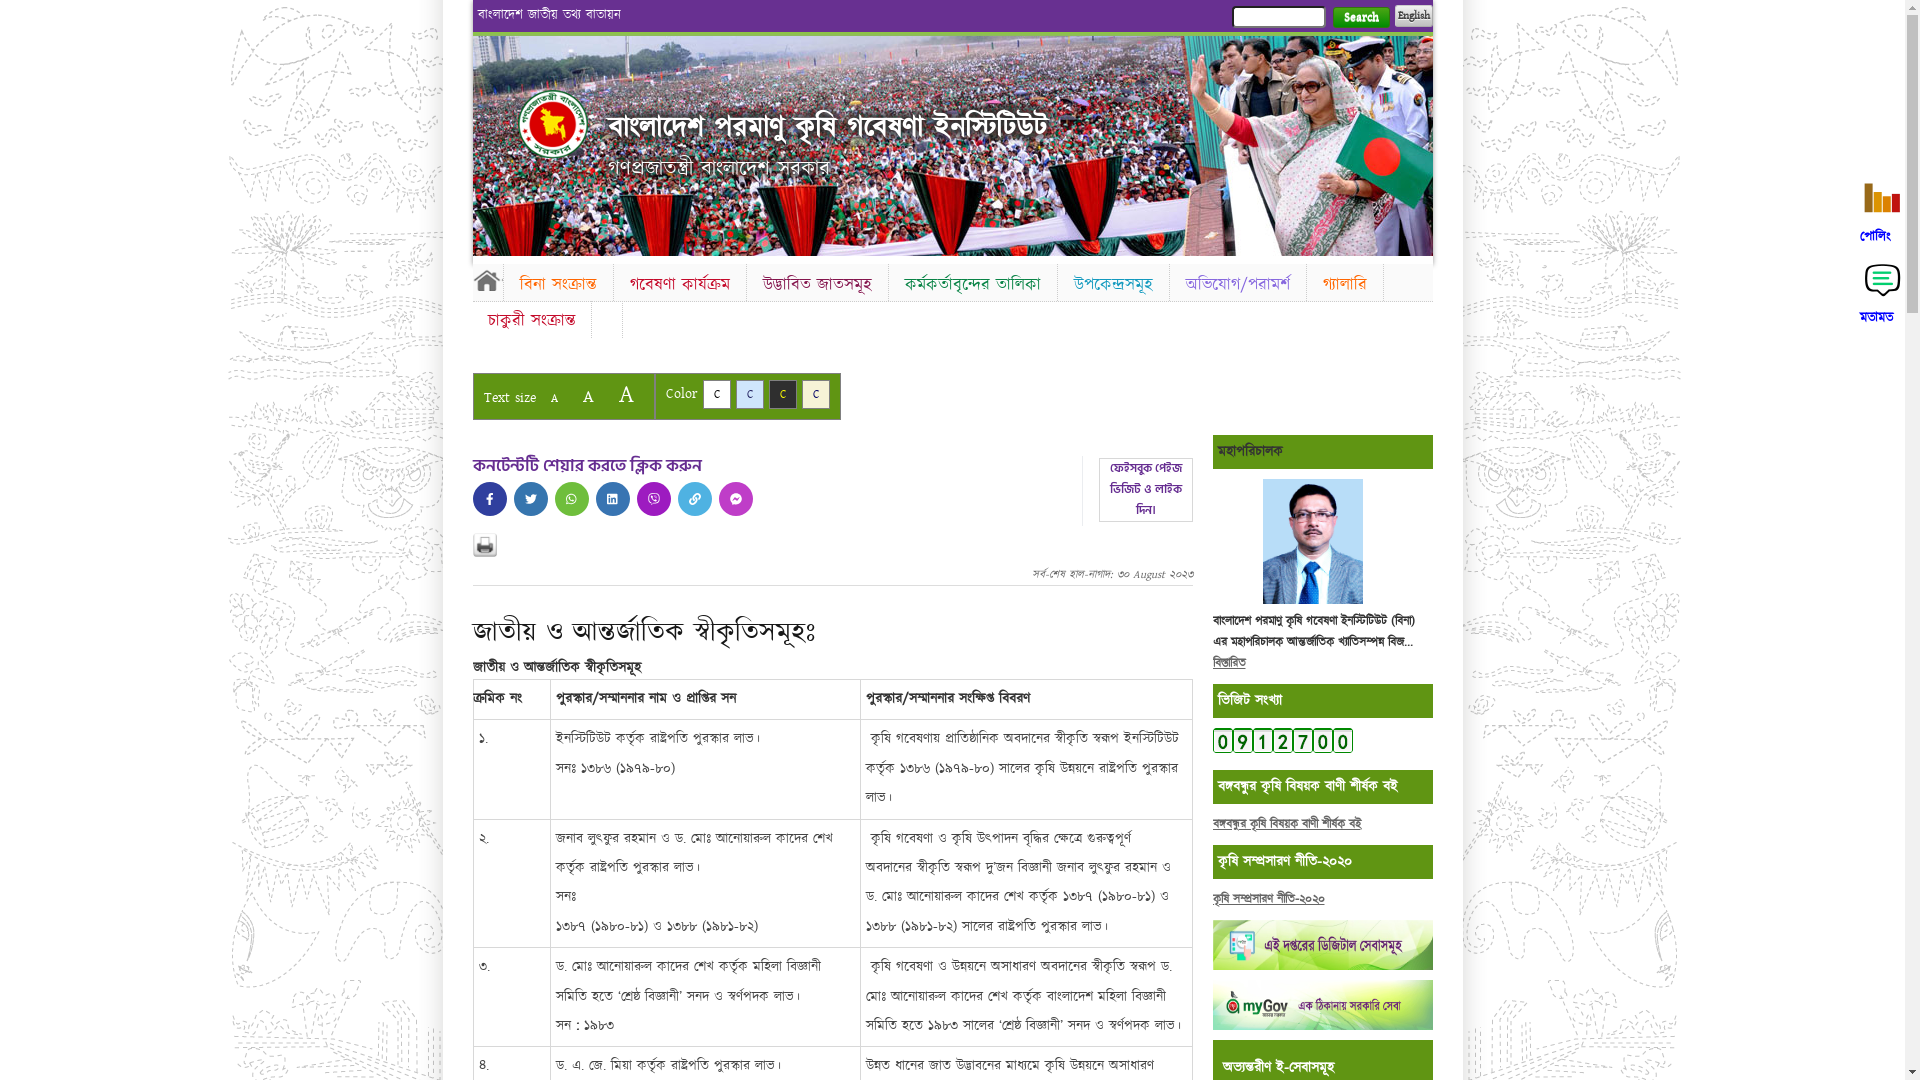 The height and width of the screenshot is (1080, 1920). I want to click on 'C', so click(816, 394).